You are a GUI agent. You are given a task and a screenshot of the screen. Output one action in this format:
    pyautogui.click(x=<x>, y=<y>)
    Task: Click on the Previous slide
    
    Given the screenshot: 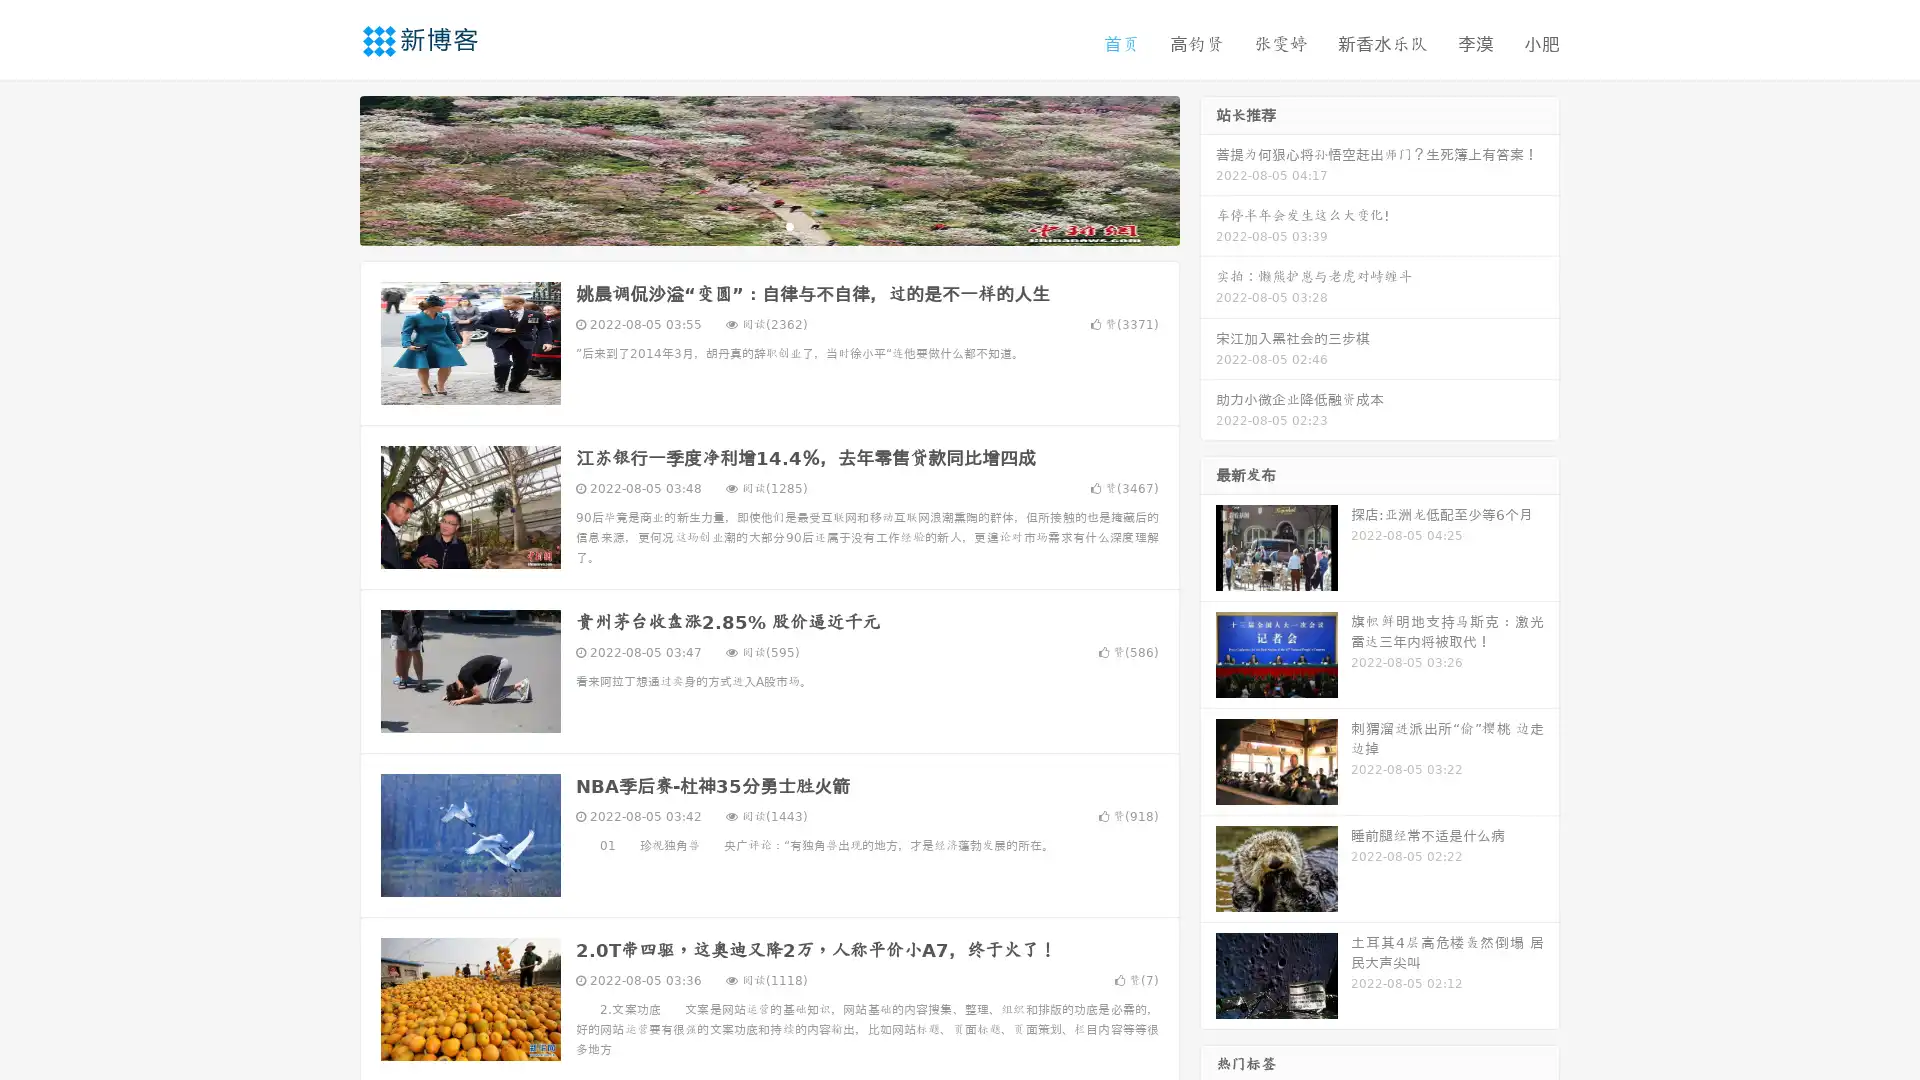 What is the action you would take?
    pyautogui.click(x=330, y=168)
    